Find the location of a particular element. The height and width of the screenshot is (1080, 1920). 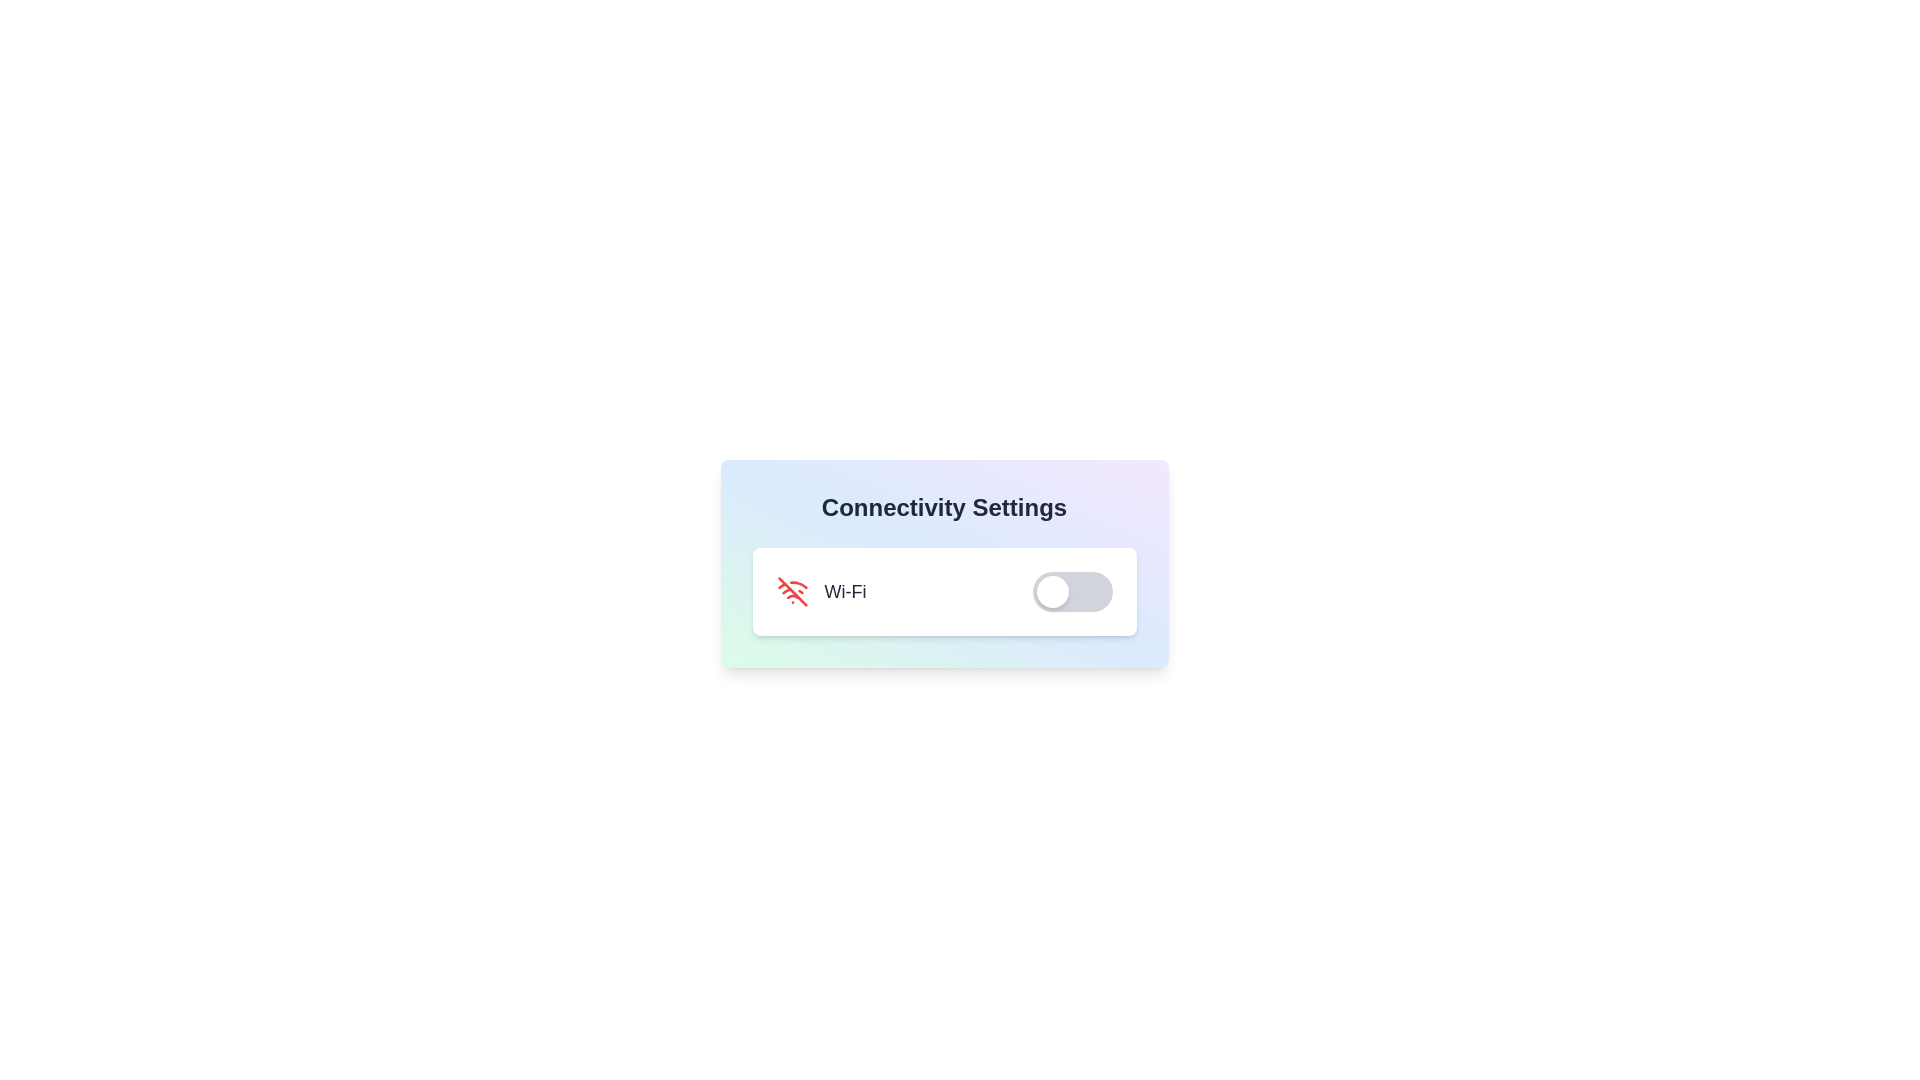

the Draggable toggle handle of the Wi-Fi toggle switch is located at coordinates (1051, 590).